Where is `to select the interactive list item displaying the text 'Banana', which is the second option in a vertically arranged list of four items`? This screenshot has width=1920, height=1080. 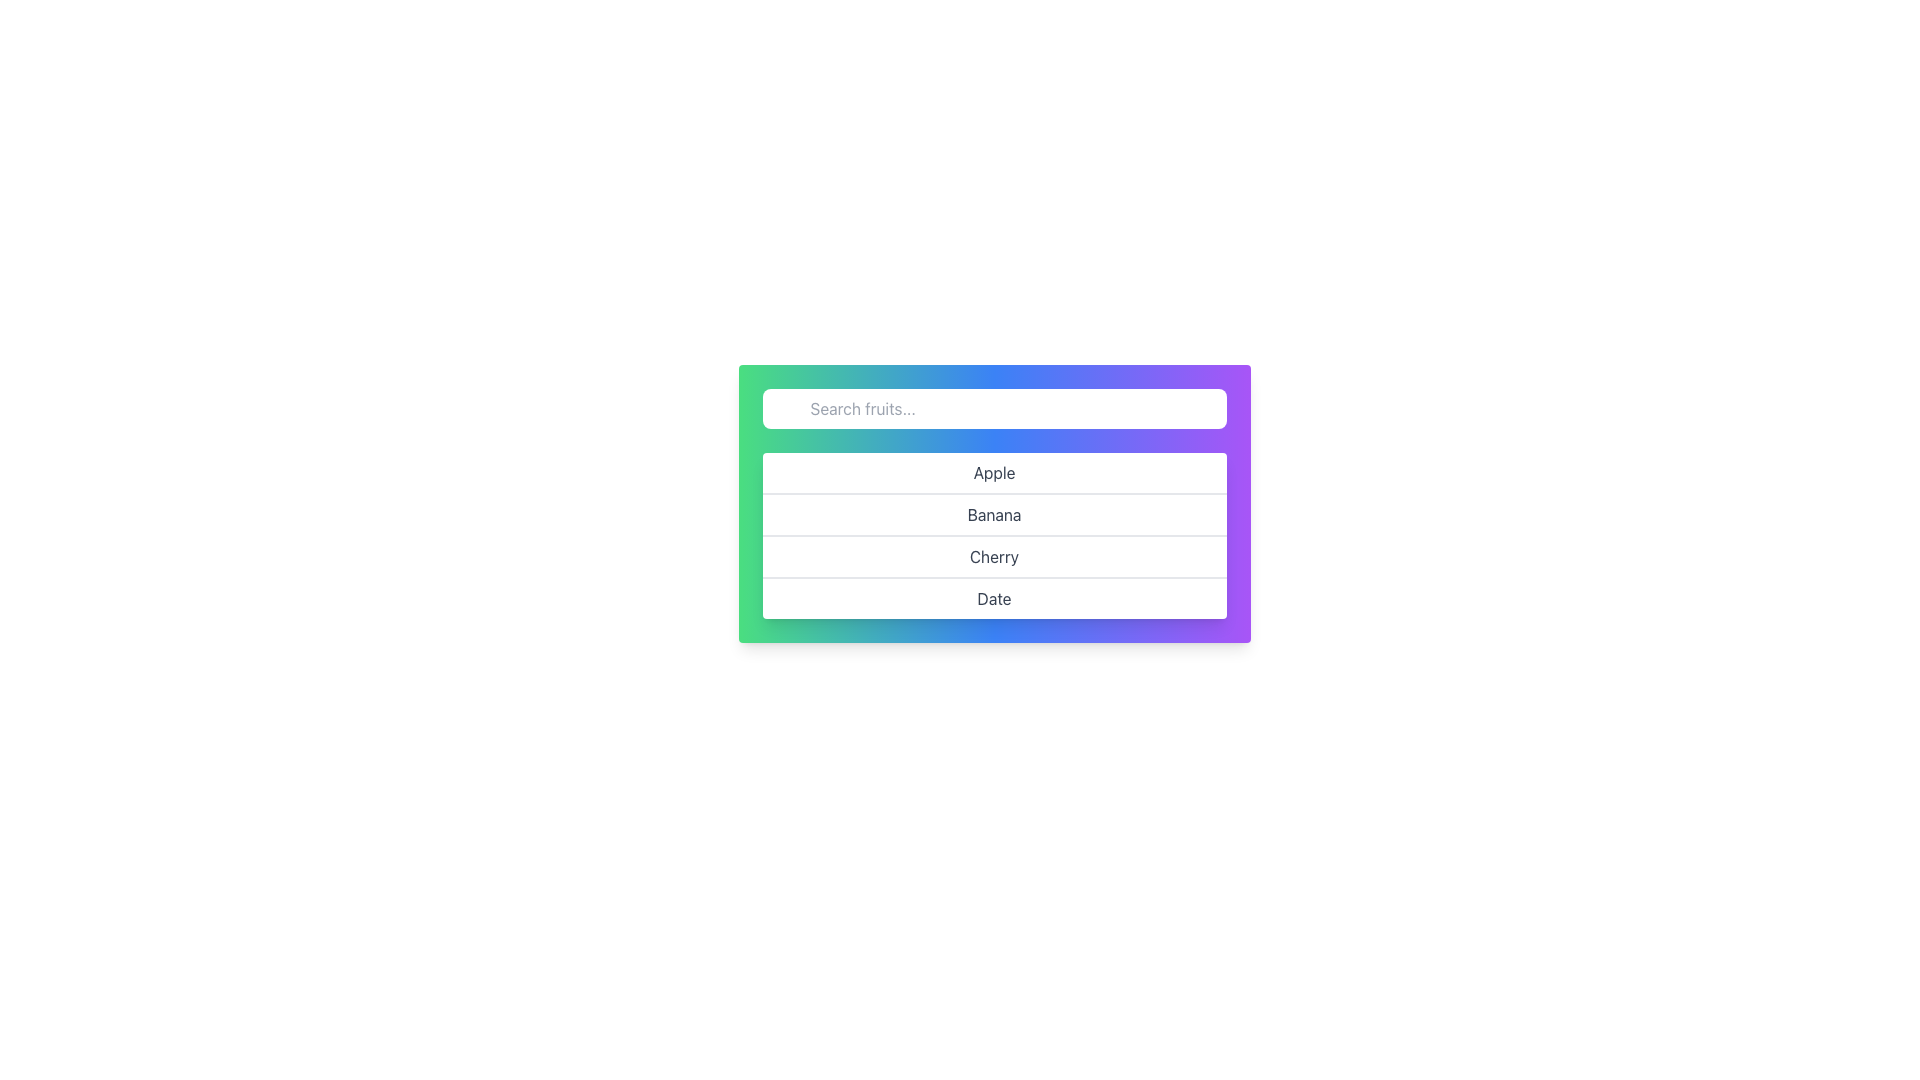 to select the interactive list item displaying the text 'Banana', which is the second option in a vertically arranged list of four items is located at coordinates (994, 512).